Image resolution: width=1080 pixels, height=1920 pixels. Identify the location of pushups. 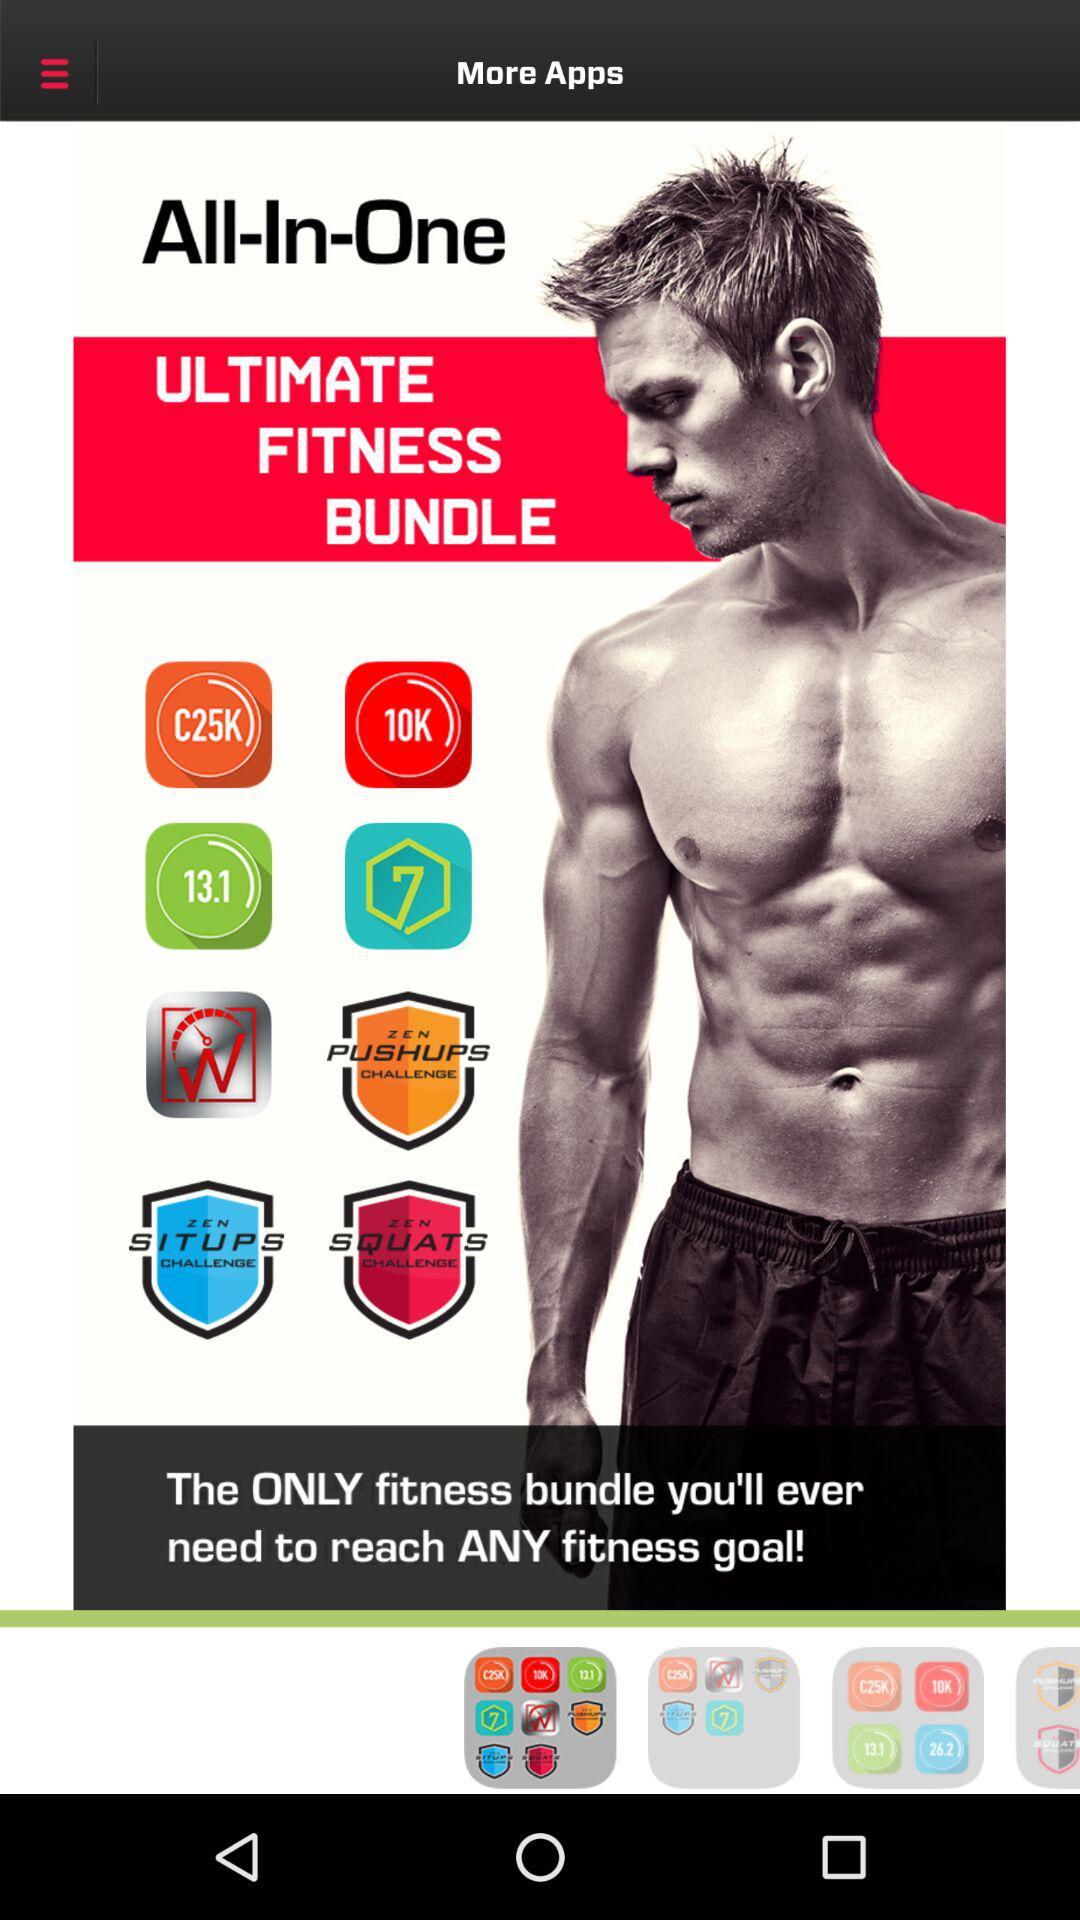
(407, 1069).